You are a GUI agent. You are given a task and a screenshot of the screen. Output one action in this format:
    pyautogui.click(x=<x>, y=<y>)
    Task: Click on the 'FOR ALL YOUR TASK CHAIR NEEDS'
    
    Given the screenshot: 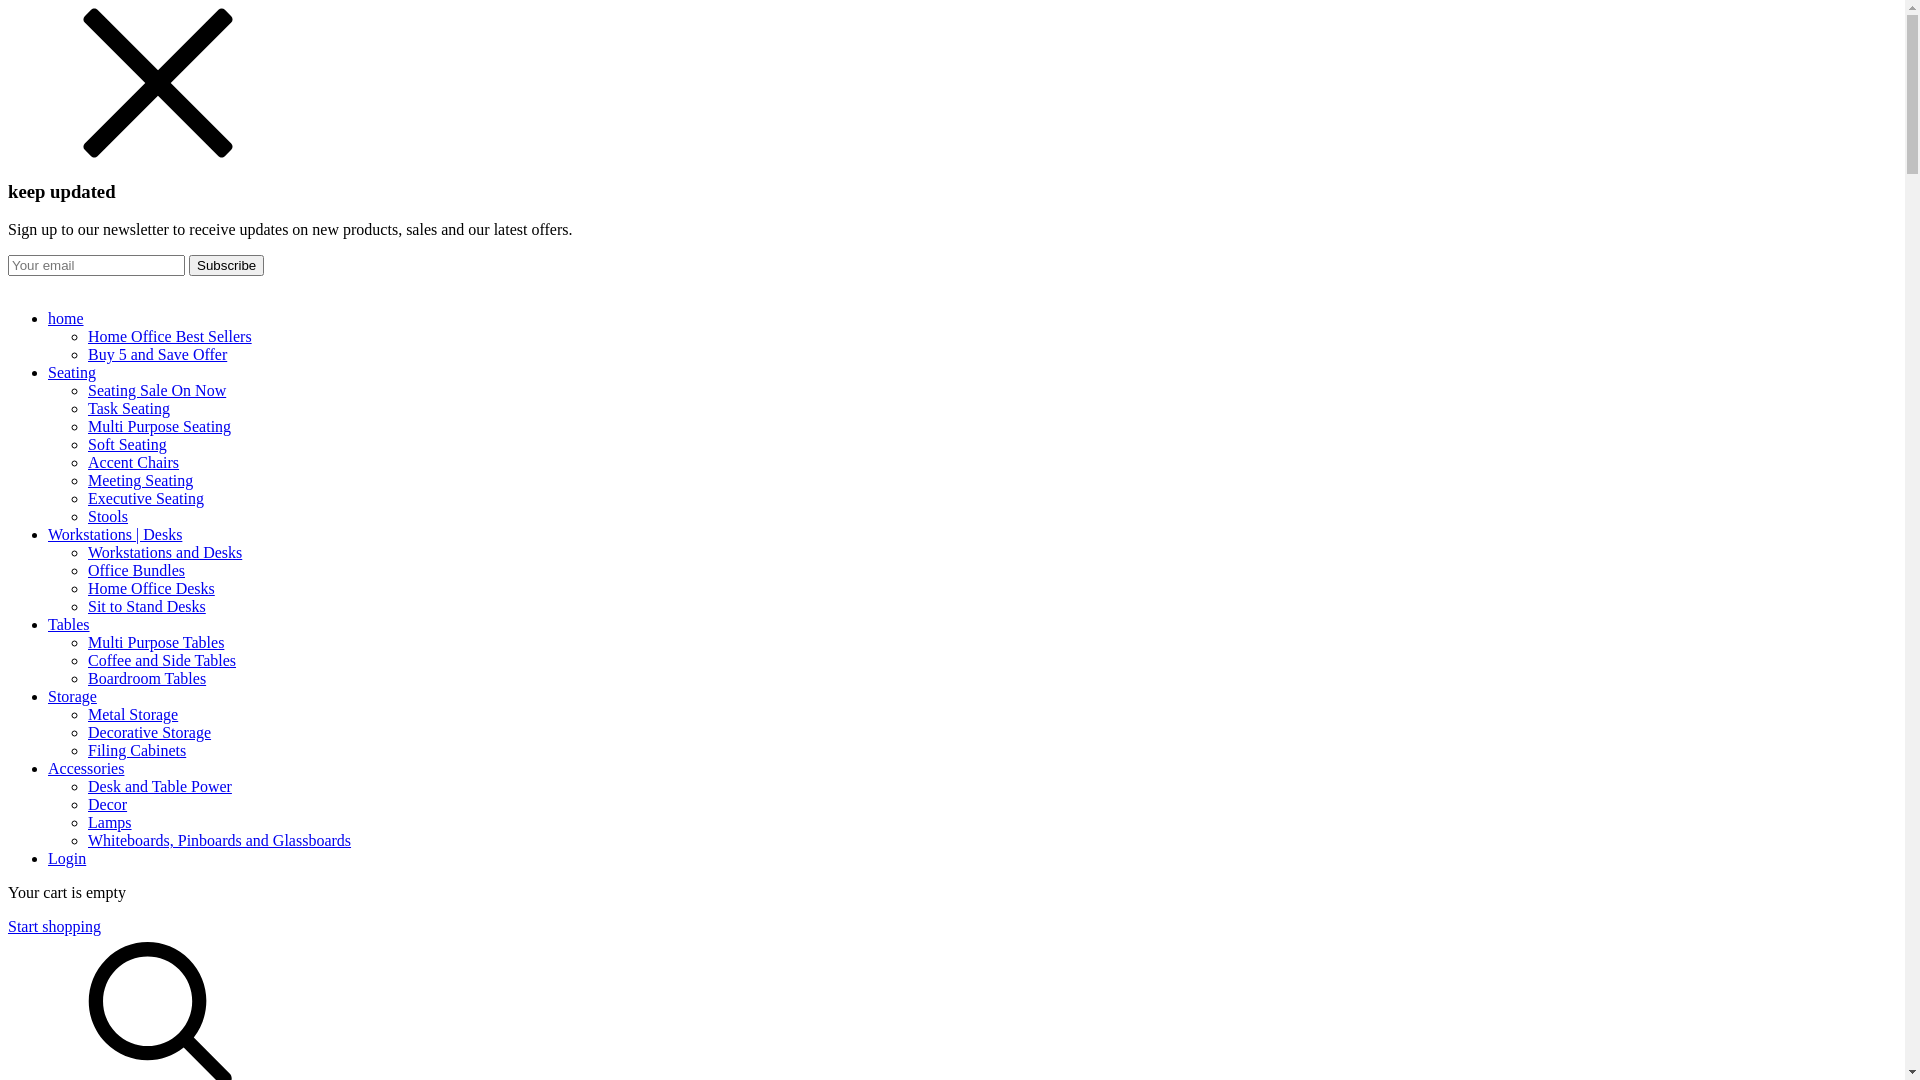 What is the action you would take?
    pyautogui.click(x=951, y=285)
    